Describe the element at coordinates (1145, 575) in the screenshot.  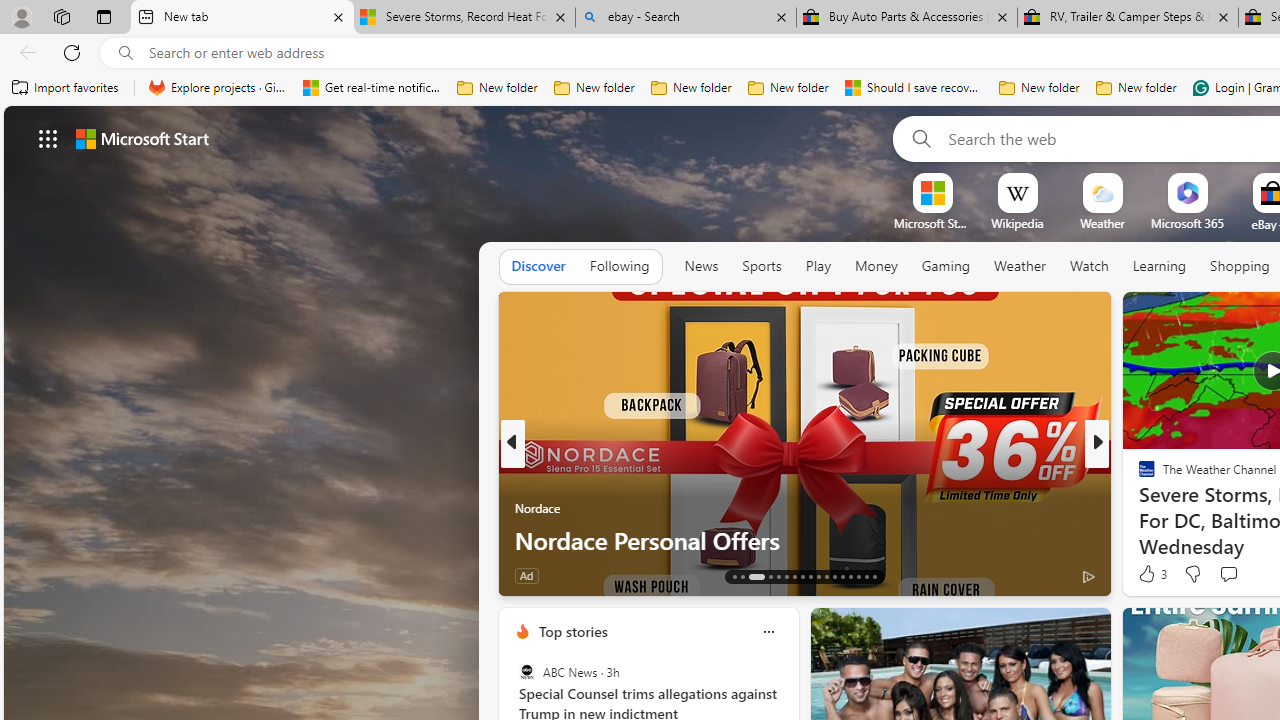
I see `'7 Like'` at that location.